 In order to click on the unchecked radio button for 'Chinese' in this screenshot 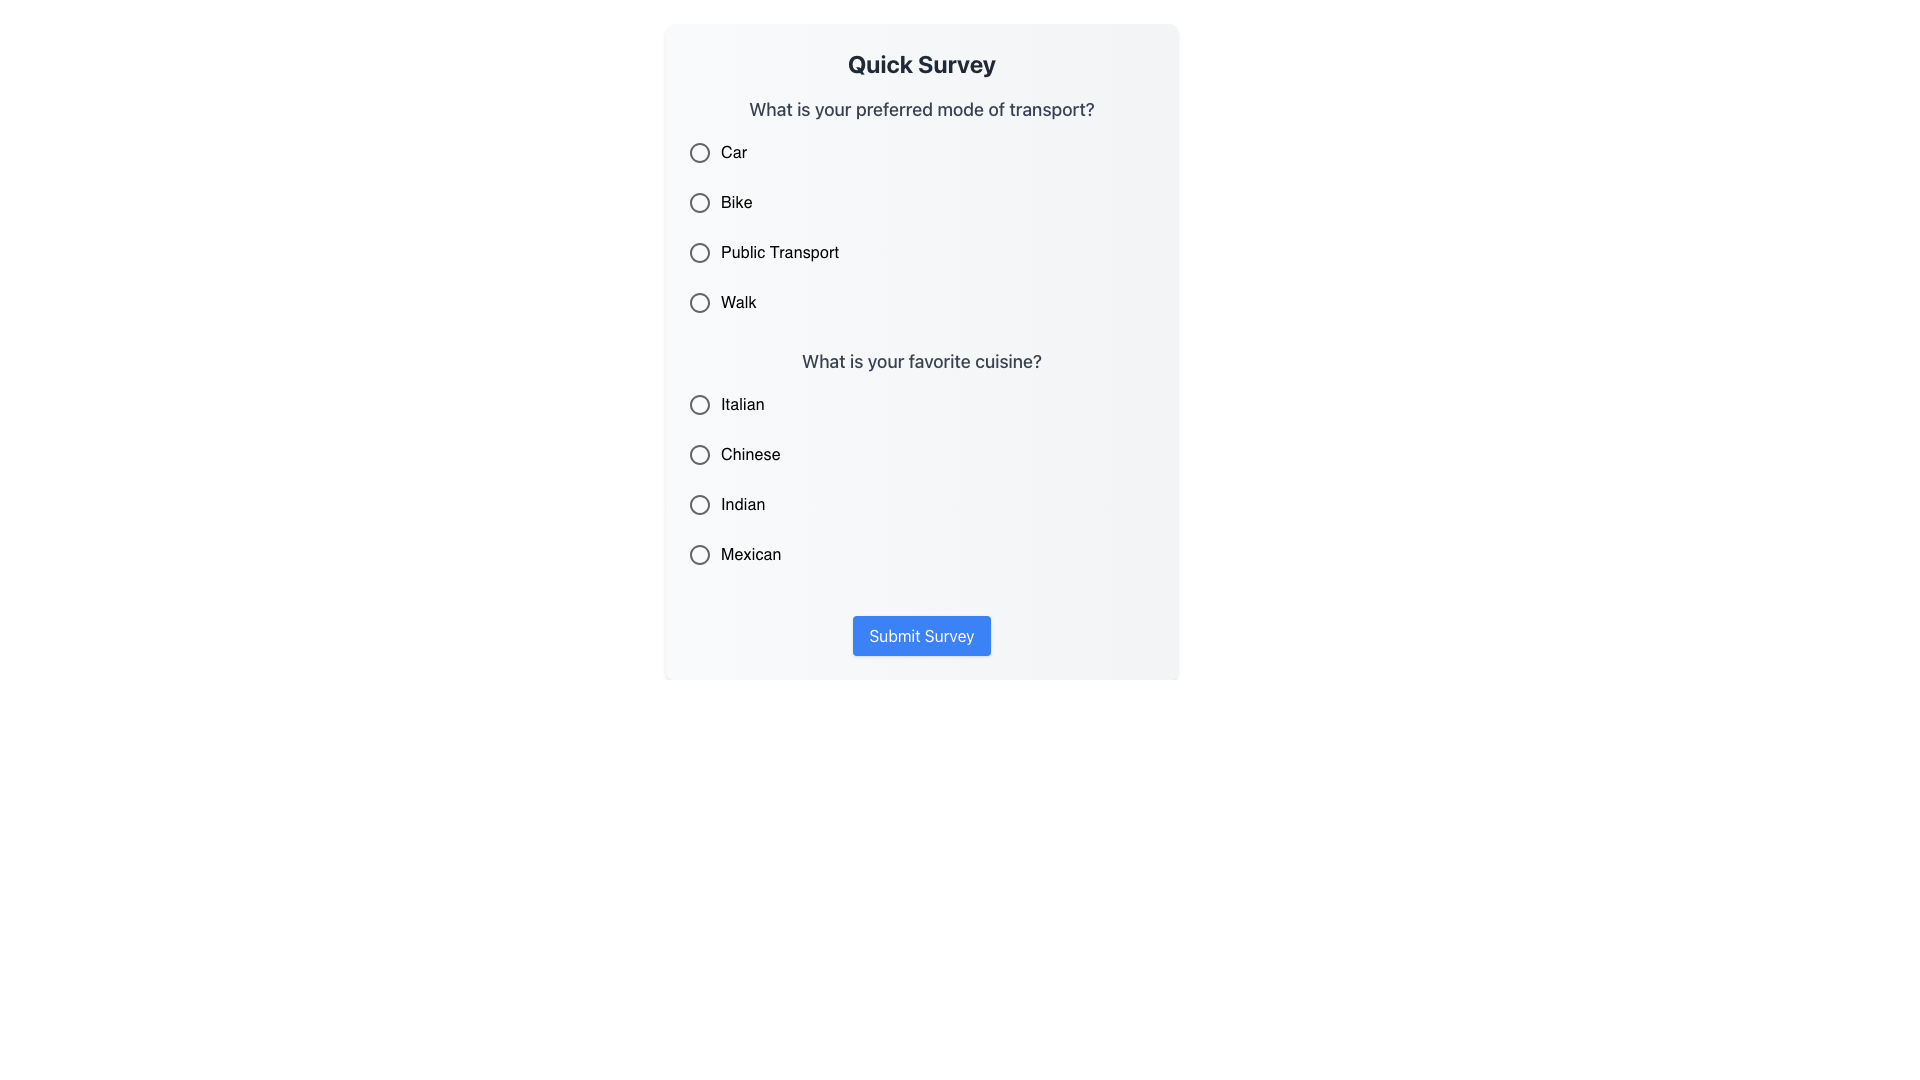, I will do `click(700, 455)`.